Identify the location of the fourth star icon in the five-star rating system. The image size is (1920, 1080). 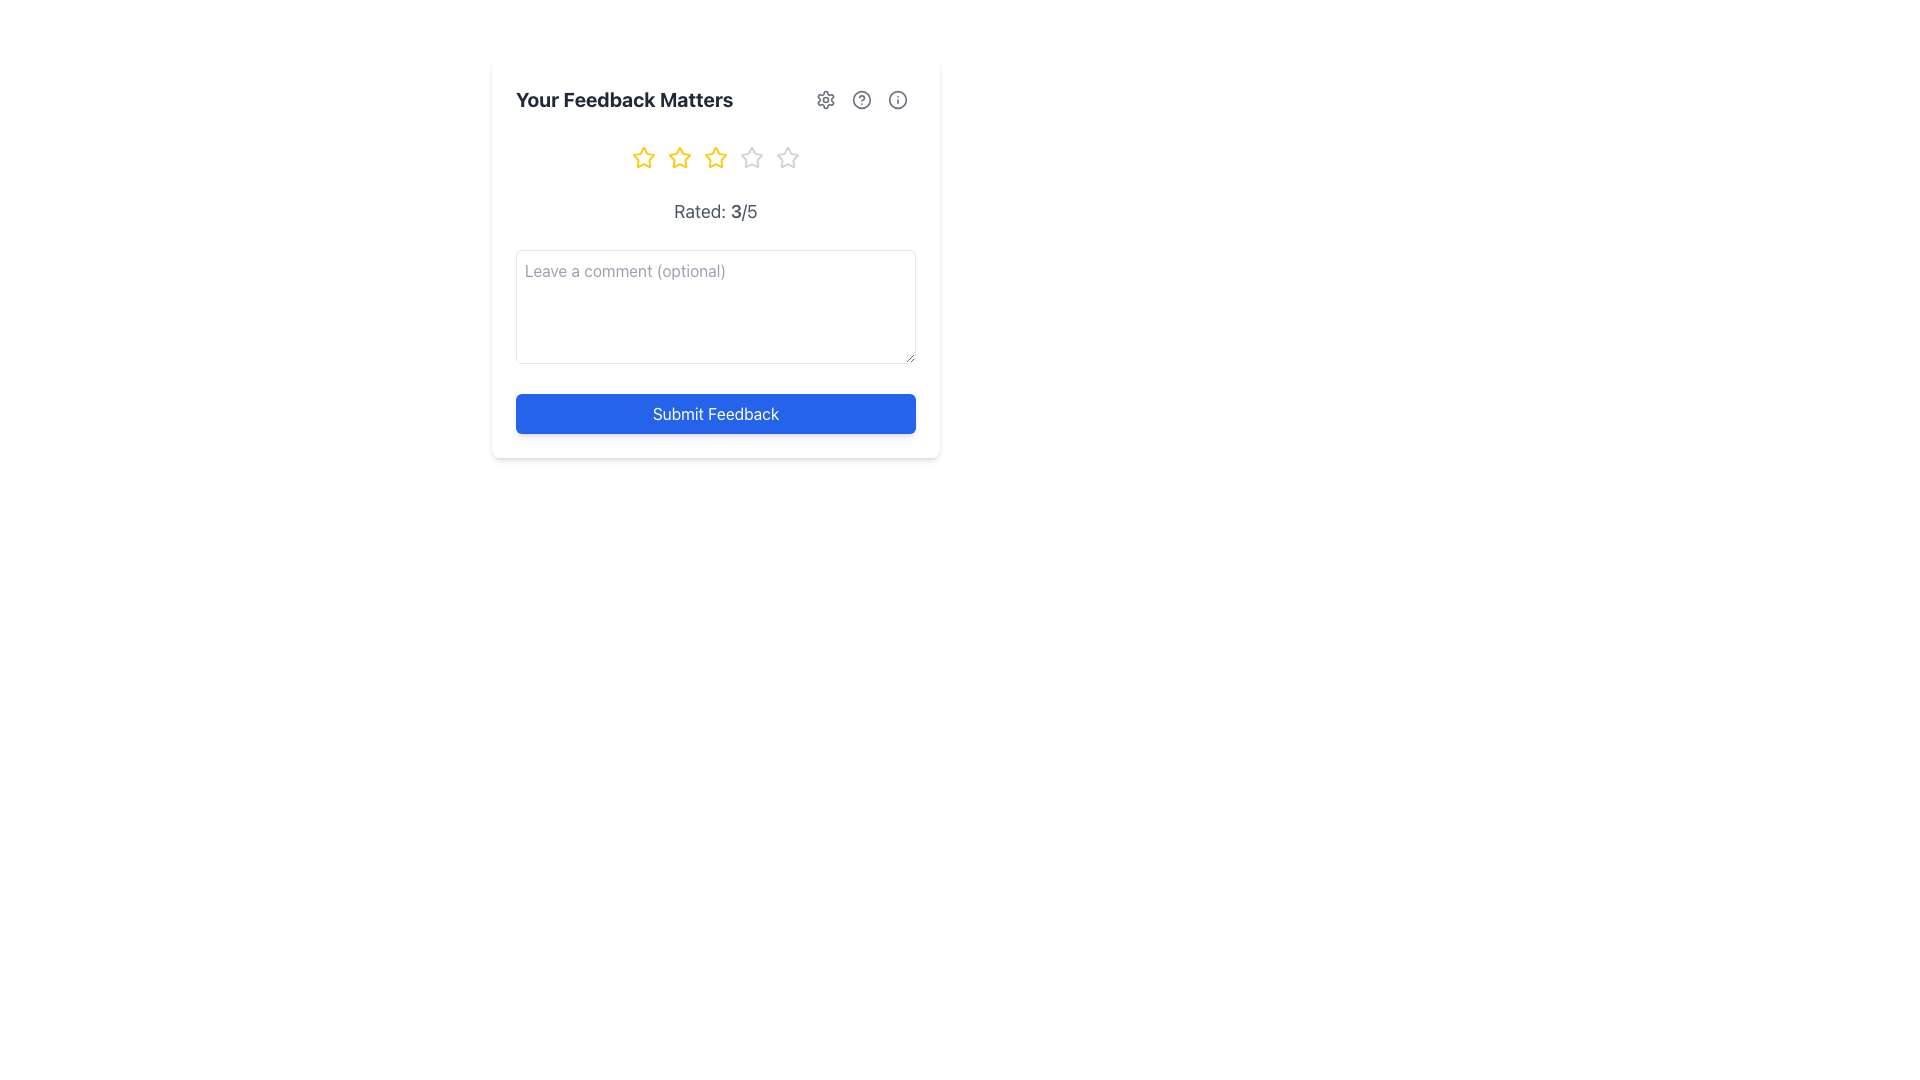
(751, 156).